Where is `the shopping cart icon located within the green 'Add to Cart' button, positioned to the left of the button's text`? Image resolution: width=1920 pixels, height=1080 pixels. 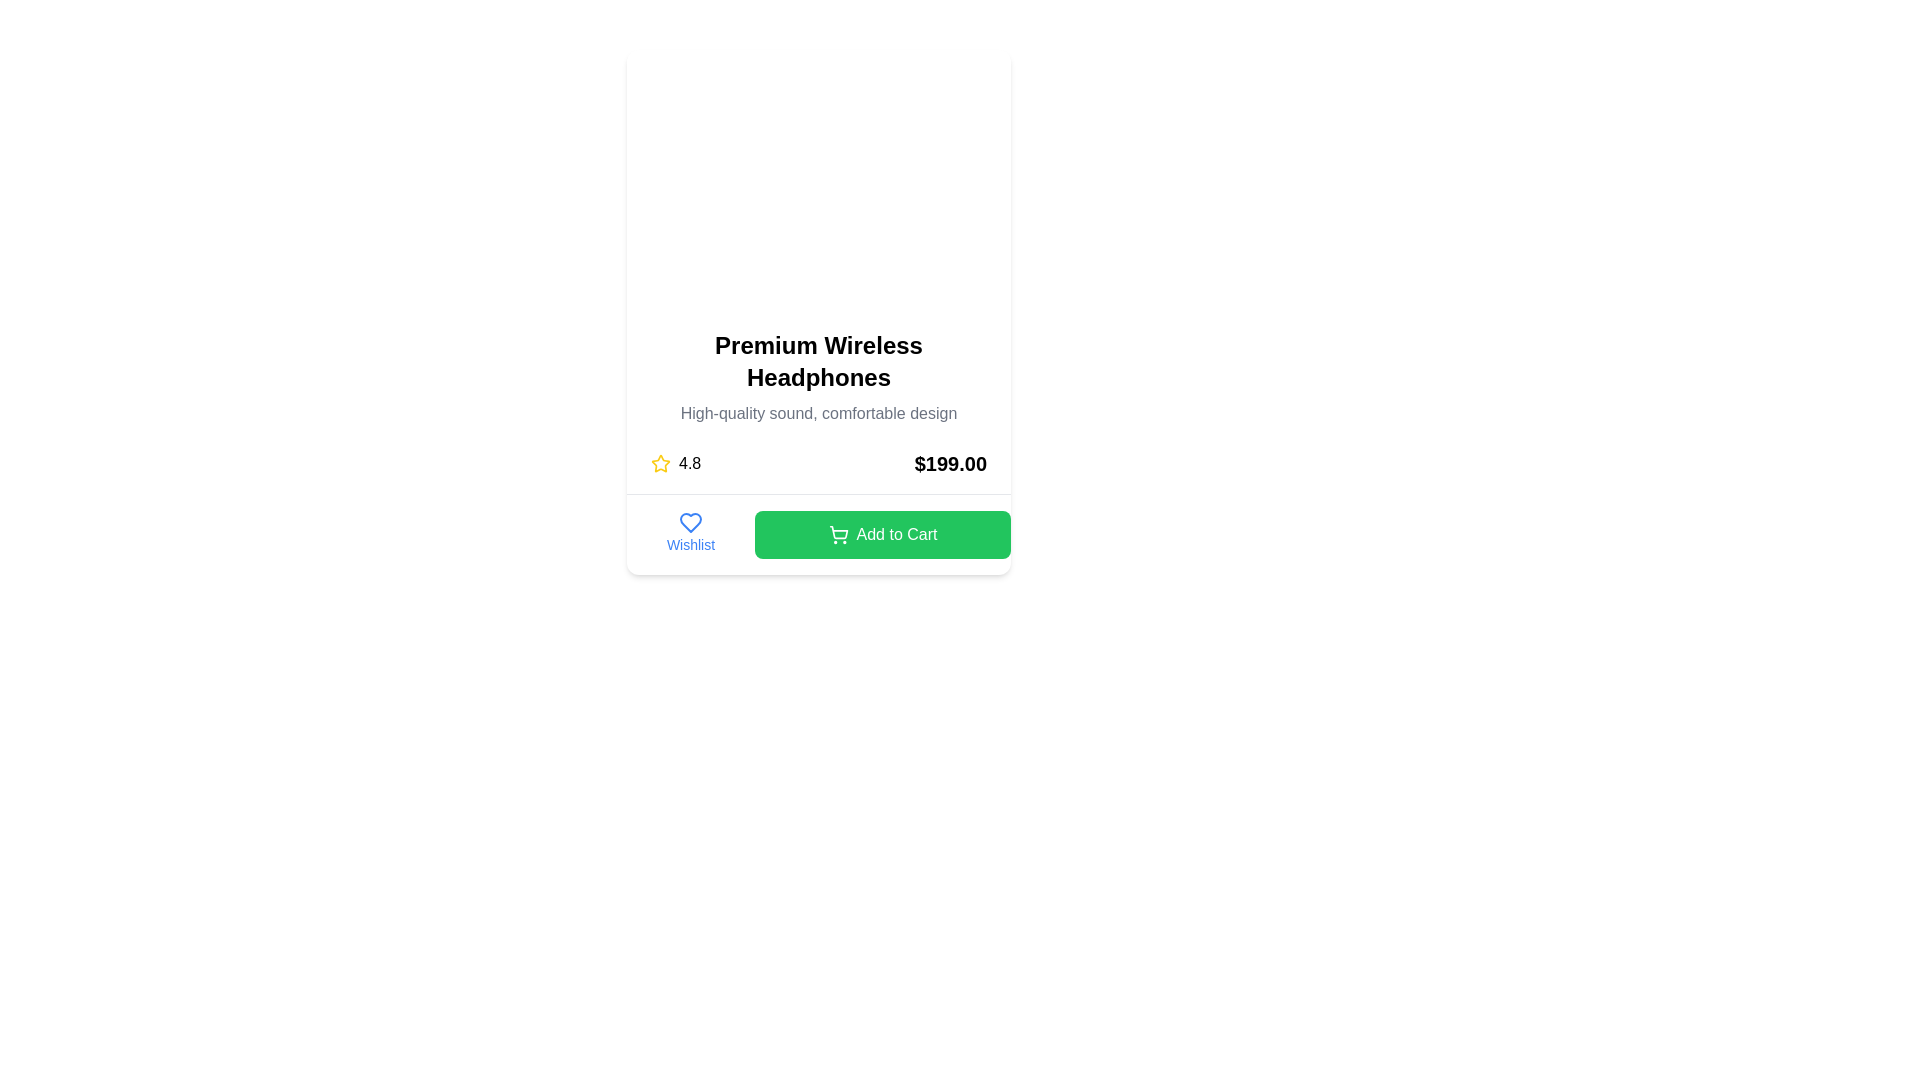 the shopping cart icon located within the green 'Add to Cart' button, positioned to the left of the button's text is located at coordinates (838, 534).